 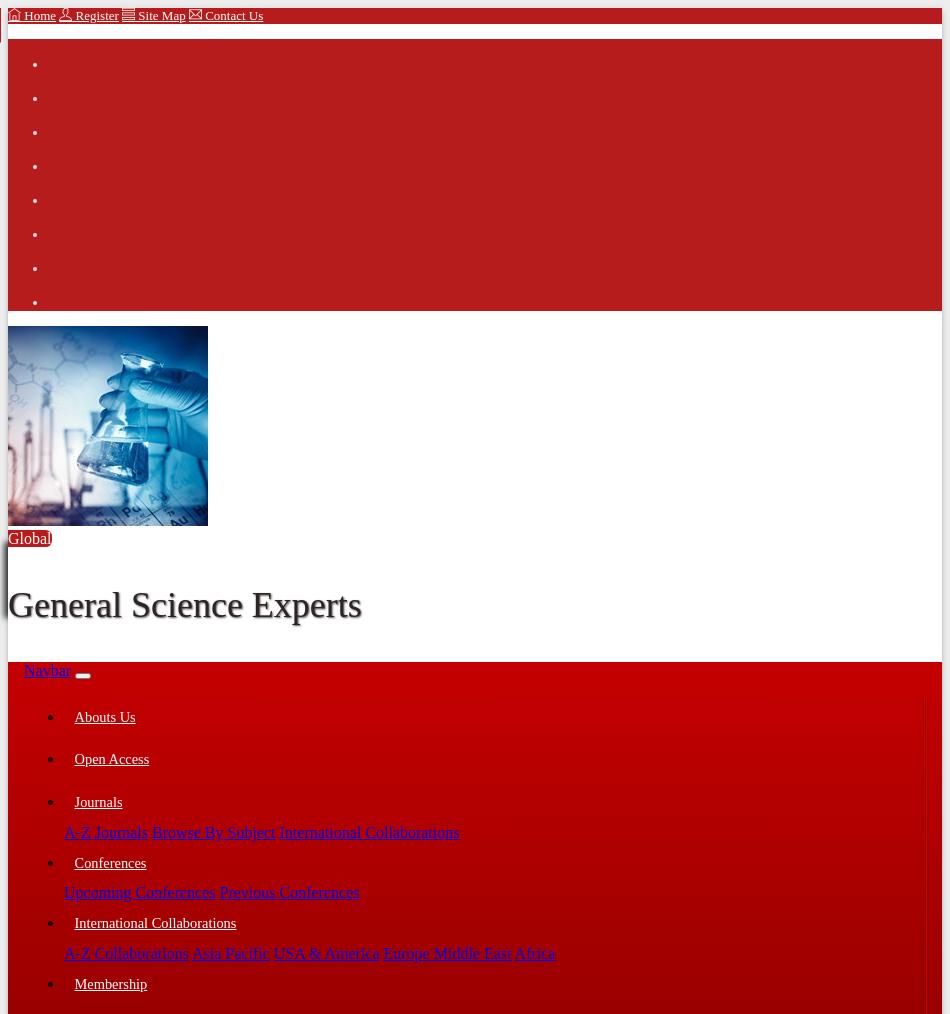 What do you see at coordinates (7, 537) in the screenshot?
I see `'Global'` at bounding box center [7, 537].